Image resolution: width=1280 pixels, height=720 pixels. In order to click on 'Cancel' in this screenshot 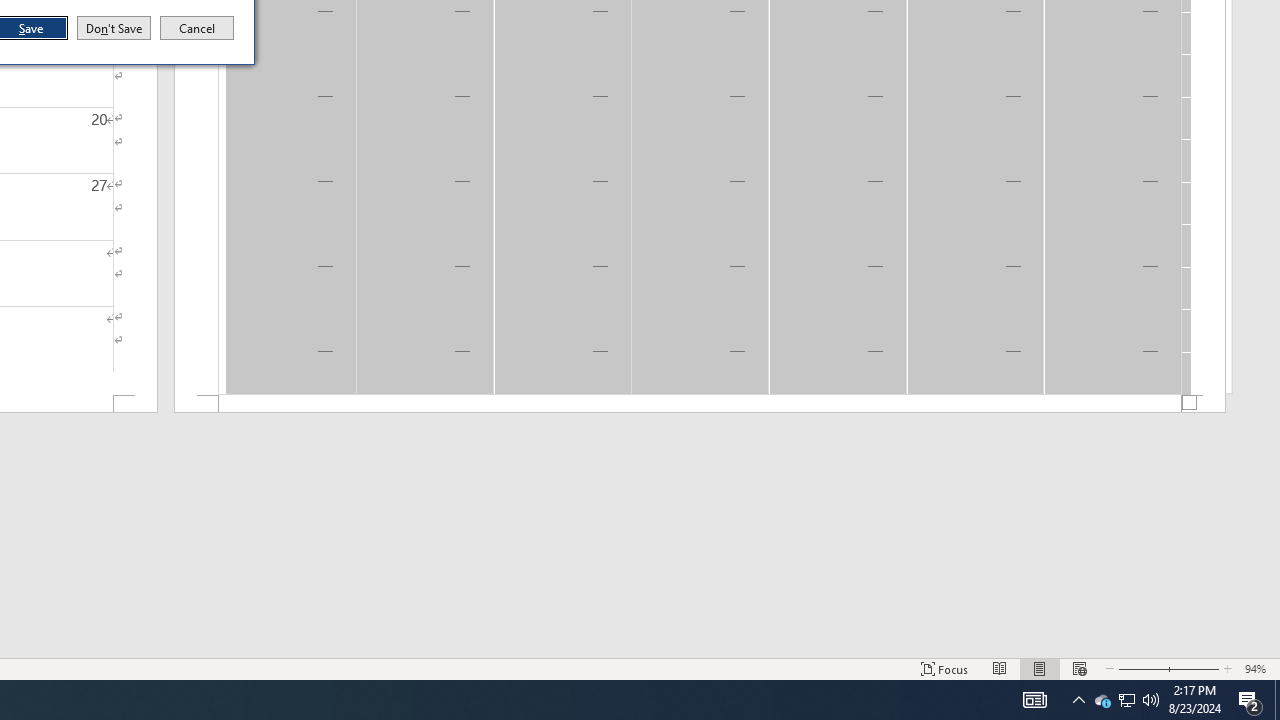, I will do `click(197, 28)`.